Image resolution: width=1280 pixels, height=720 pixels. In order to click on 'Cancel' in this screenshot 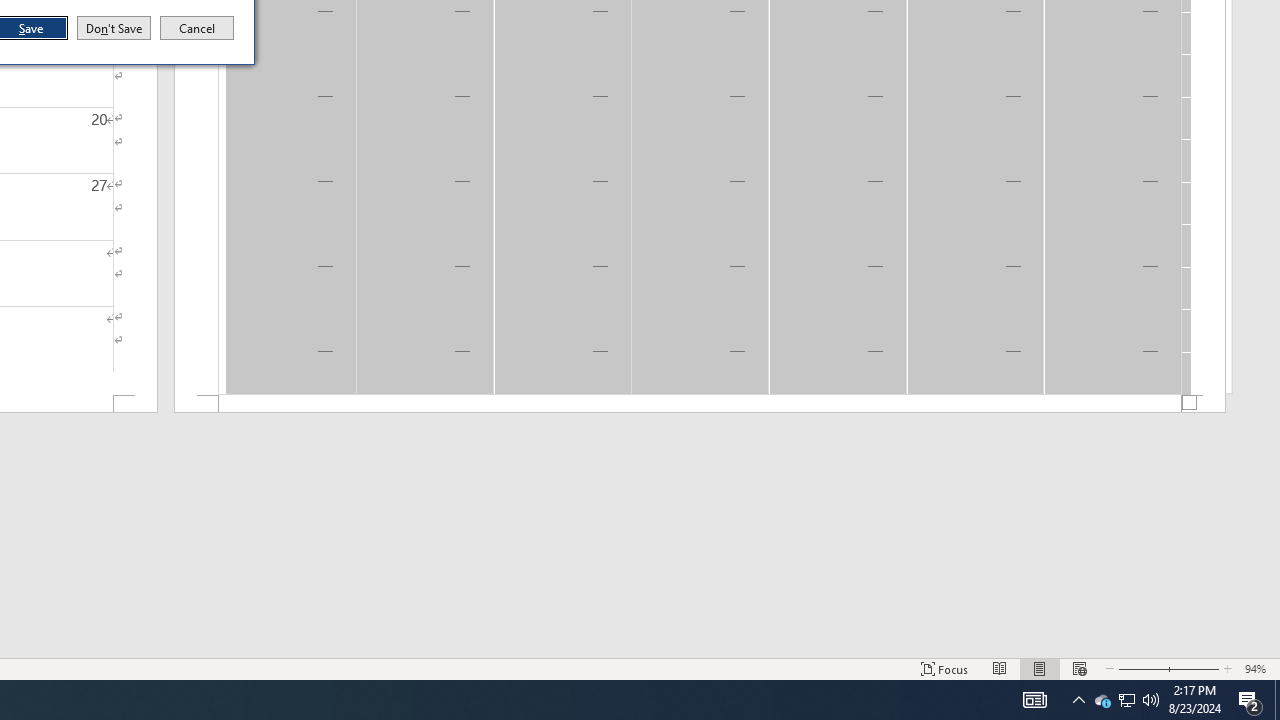, I will do `click(197, 28)`.